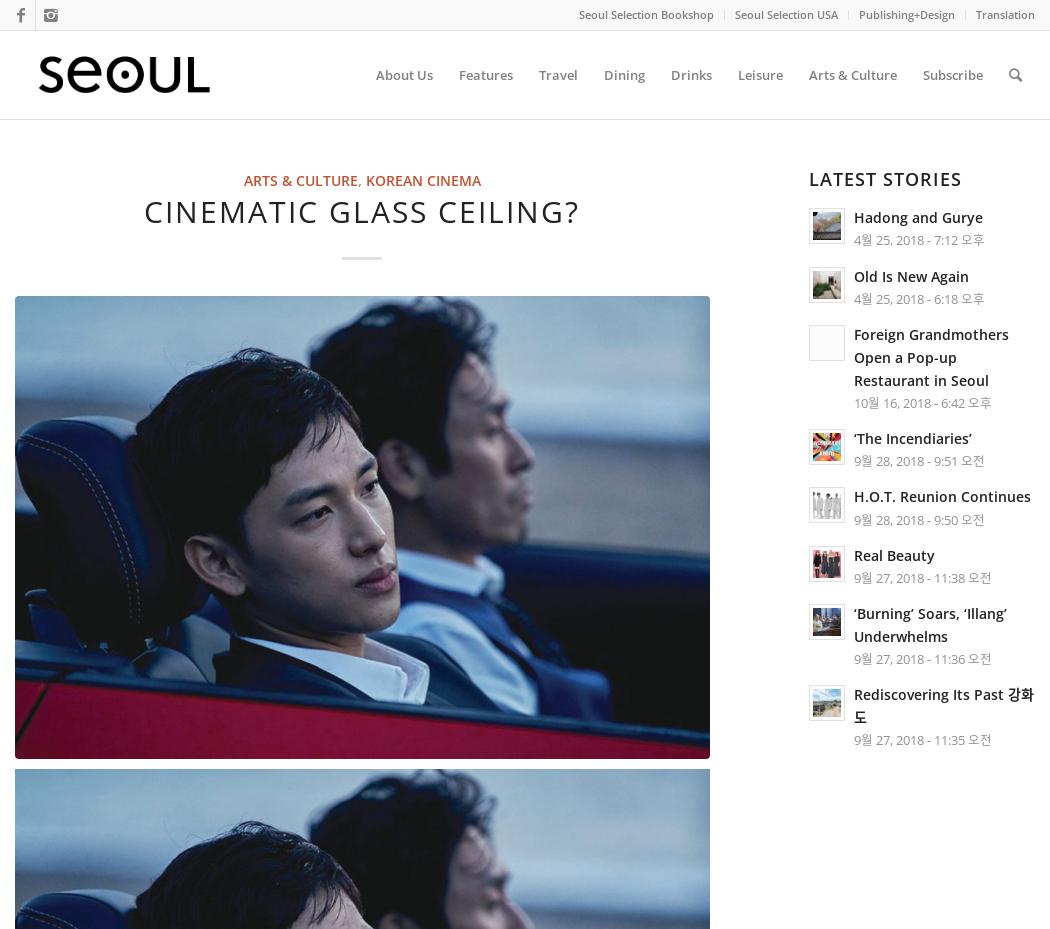 The width and height of the screenshot is (1050, 929). Describe the element at coordinates (922, 740) in the screenshot. I see `'9월 27, 2018 - 11:35 오전'` at that location.